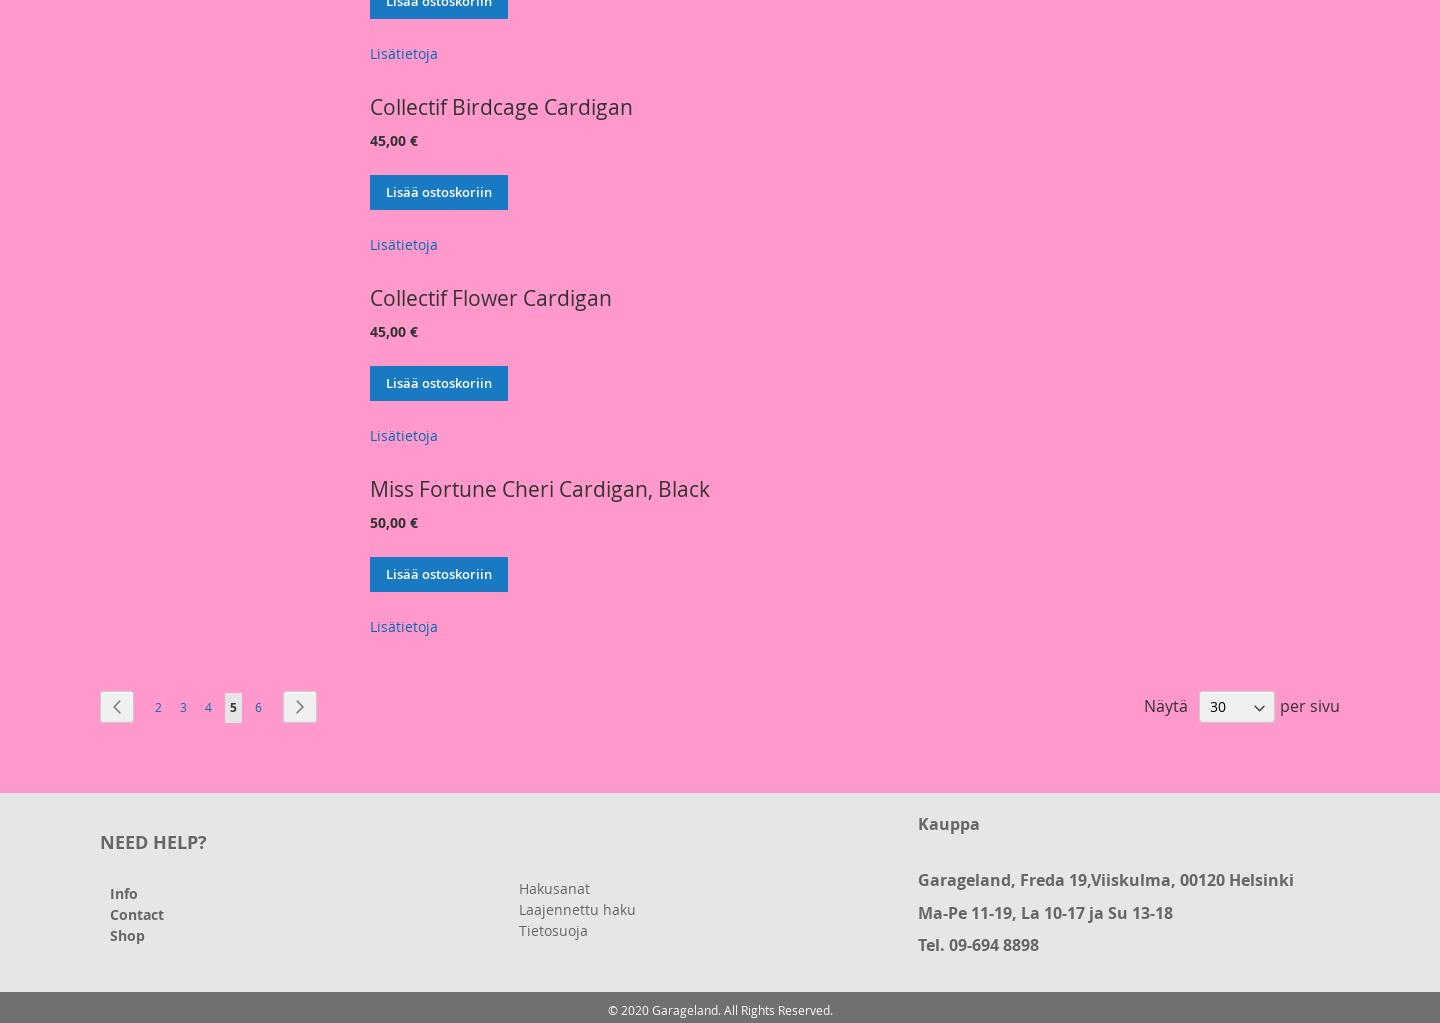  I want to click on '2', so click(157, 705).